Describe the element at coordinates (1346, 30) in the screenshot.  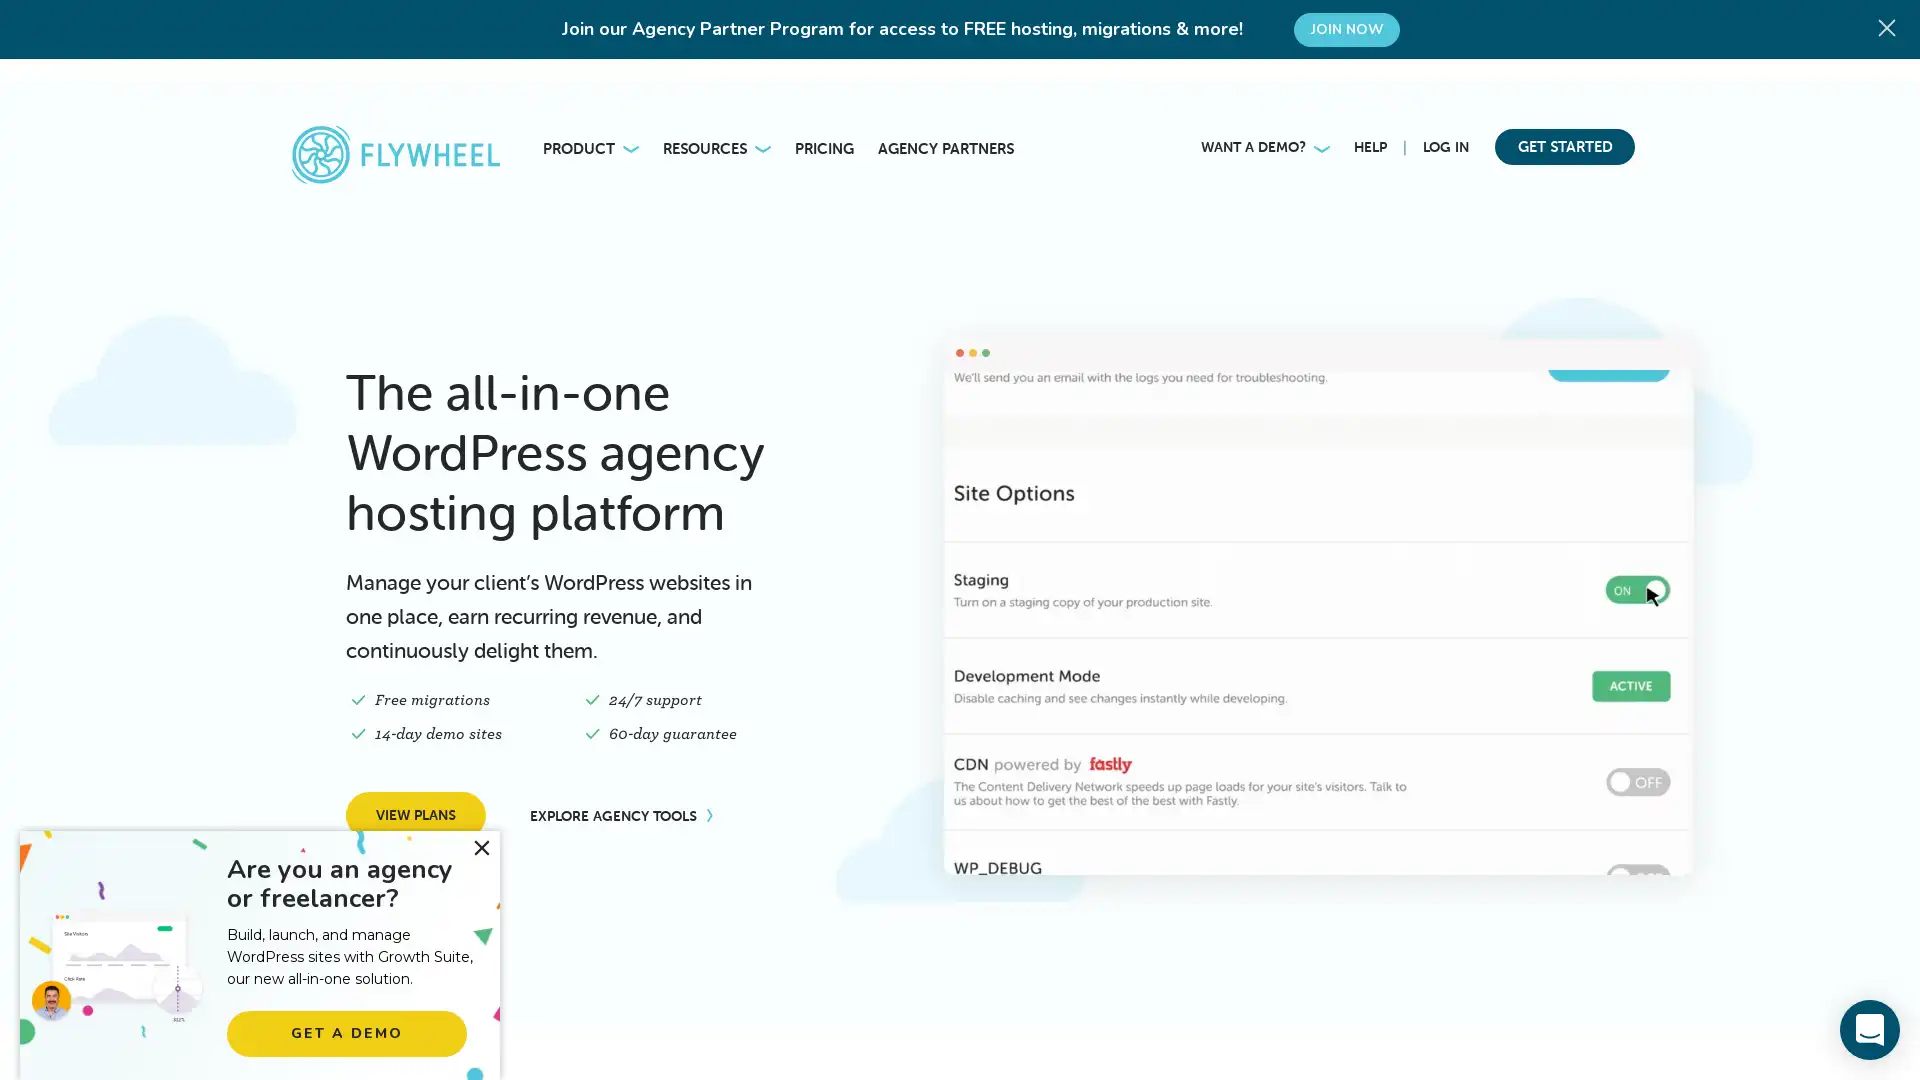
I see `JOIN NOW` at that location.